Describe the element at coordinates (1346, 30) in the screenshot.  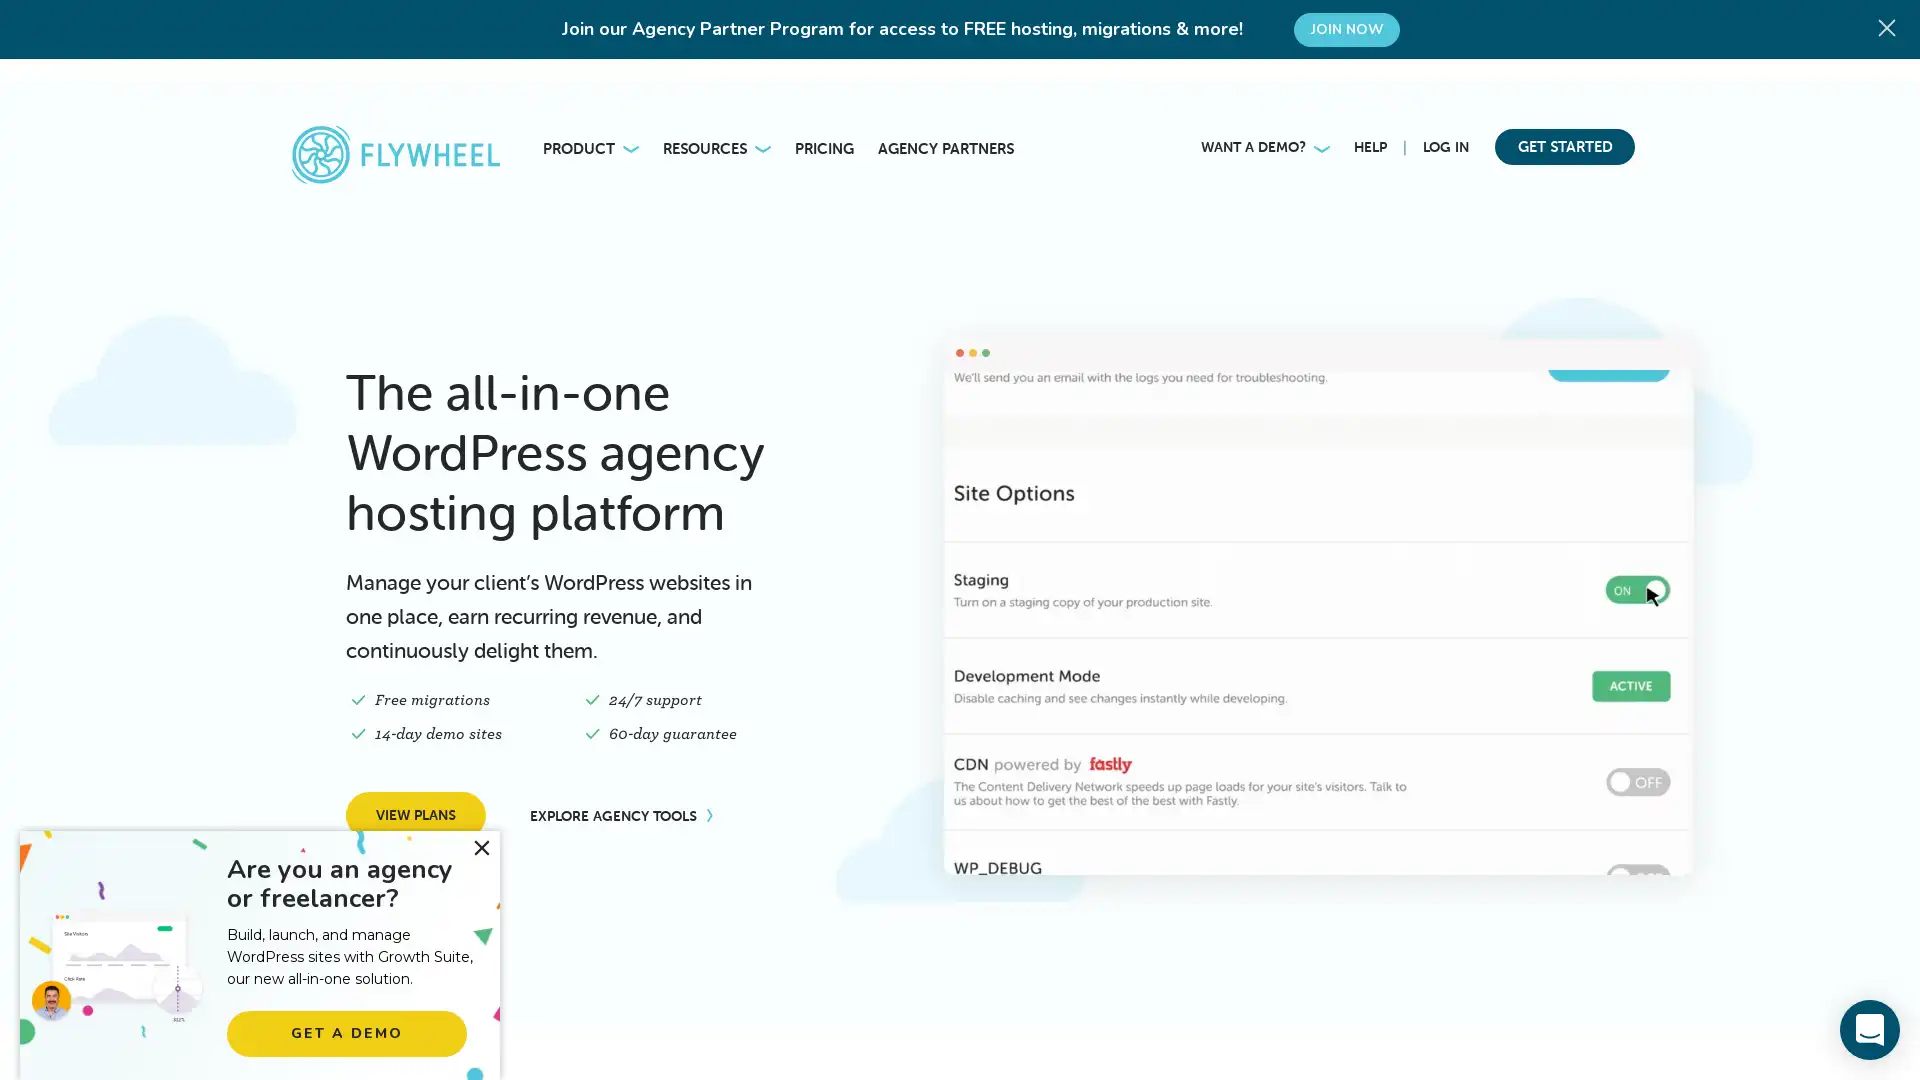
I see `JOIN NOW` at that location.